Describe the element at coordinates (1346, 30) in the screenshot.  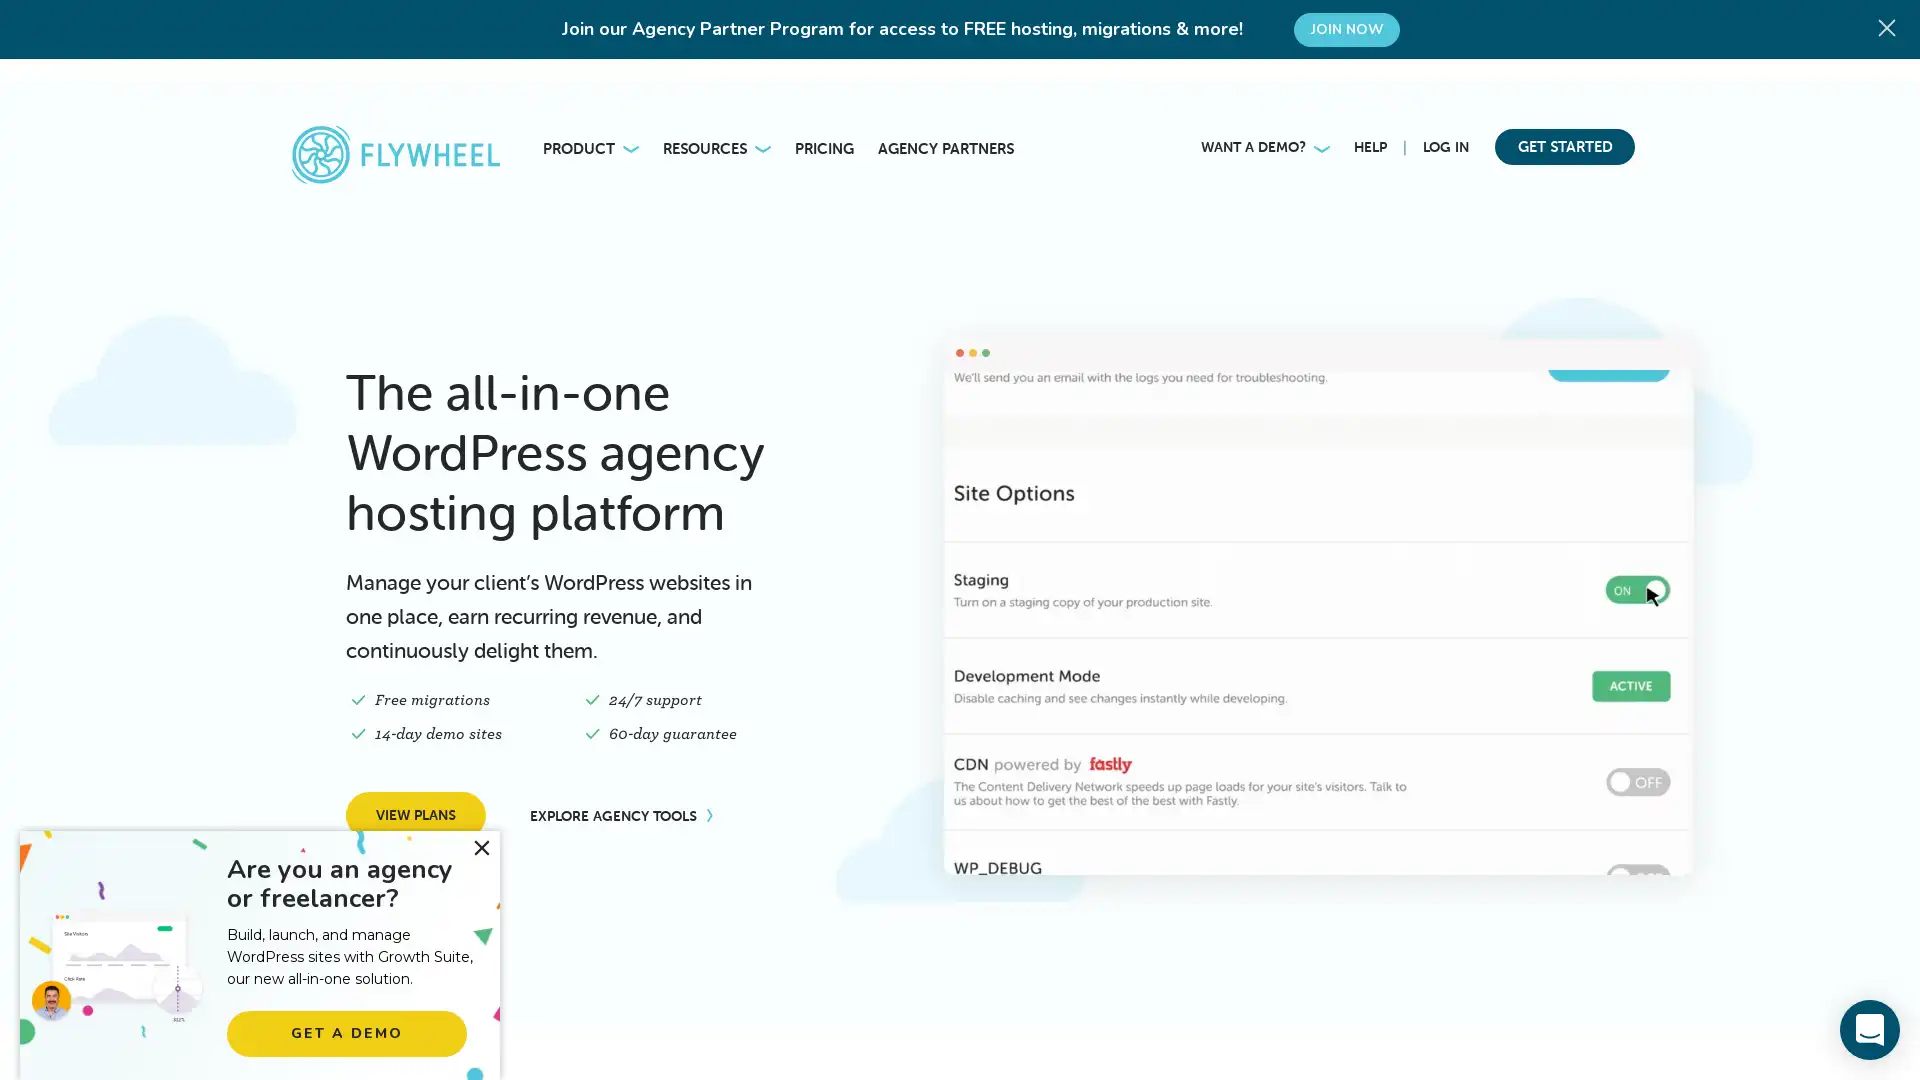
I see `JOIN NOW` at that location.